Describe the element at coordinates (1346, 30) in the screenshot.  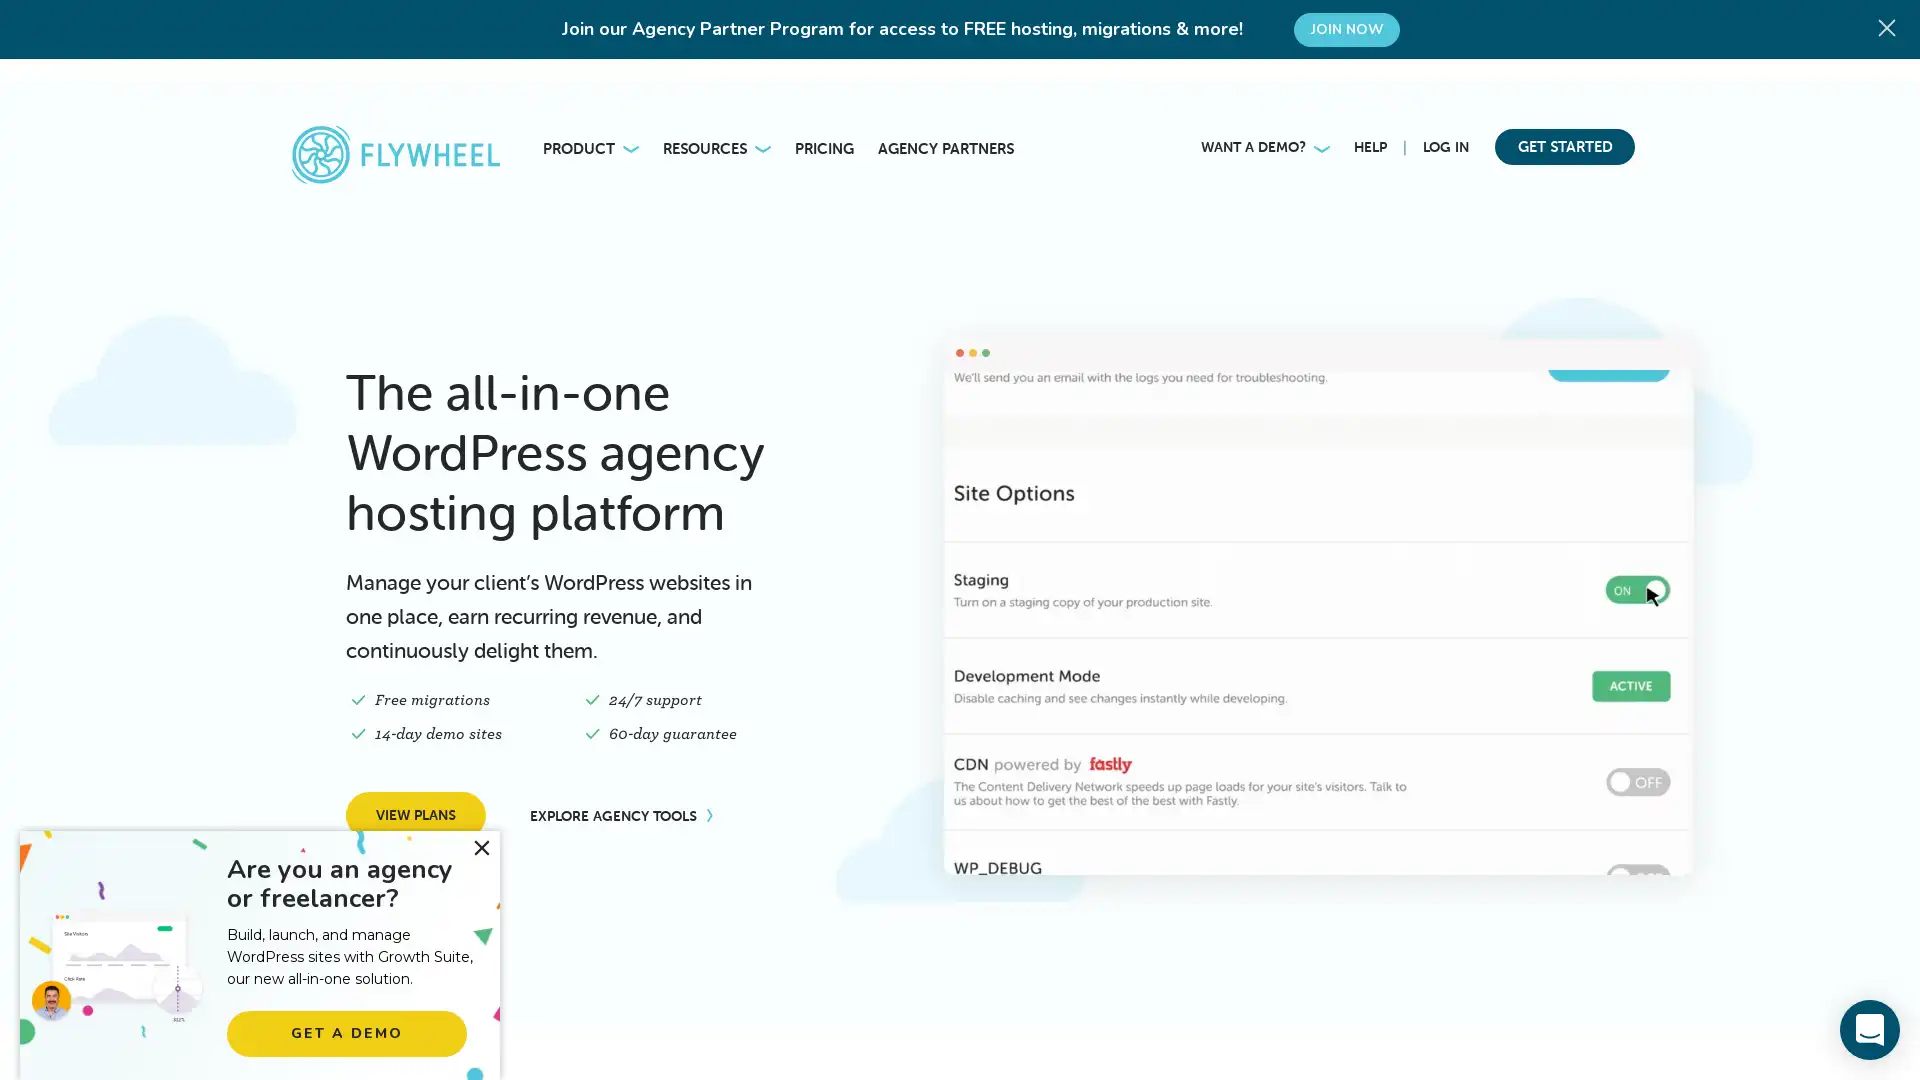
I see `JOIN NOW` at that location.